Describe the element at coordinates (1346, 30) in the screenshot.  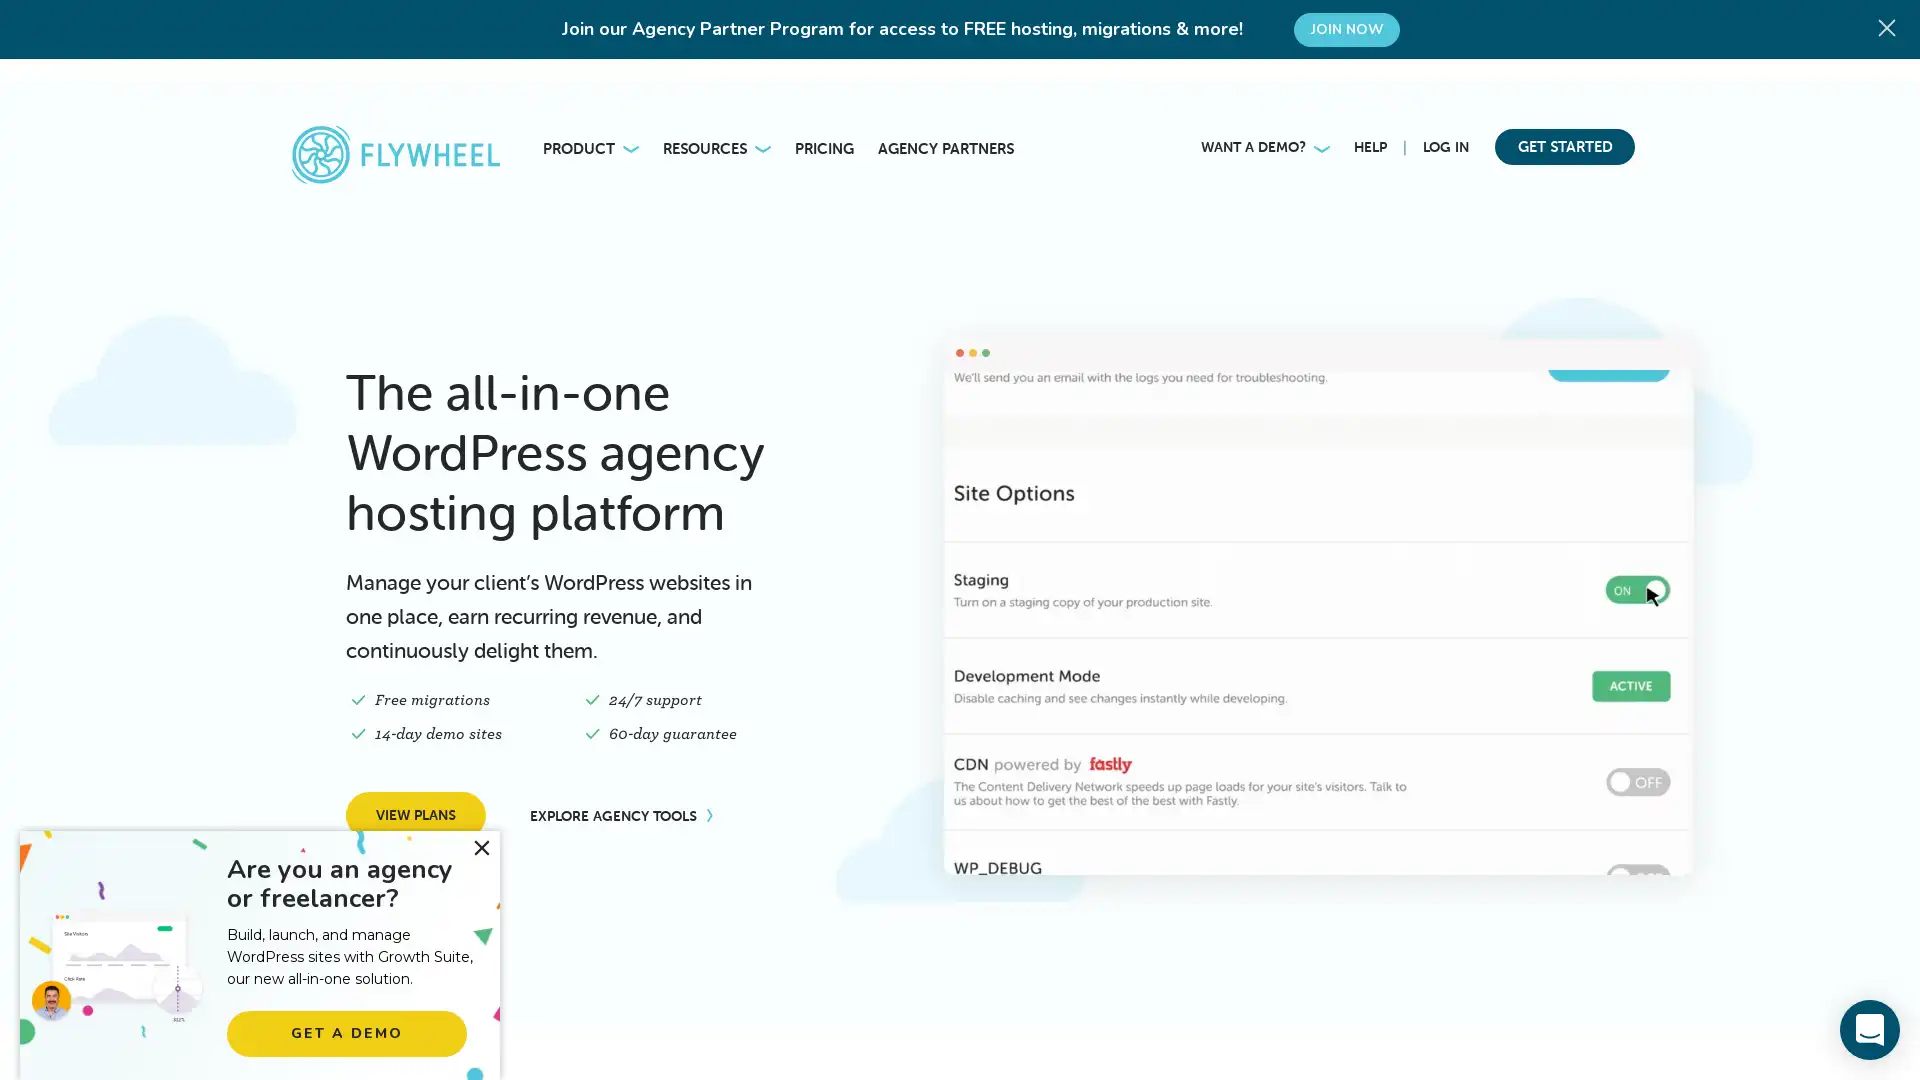
I see `JOIN NOW` at that location.